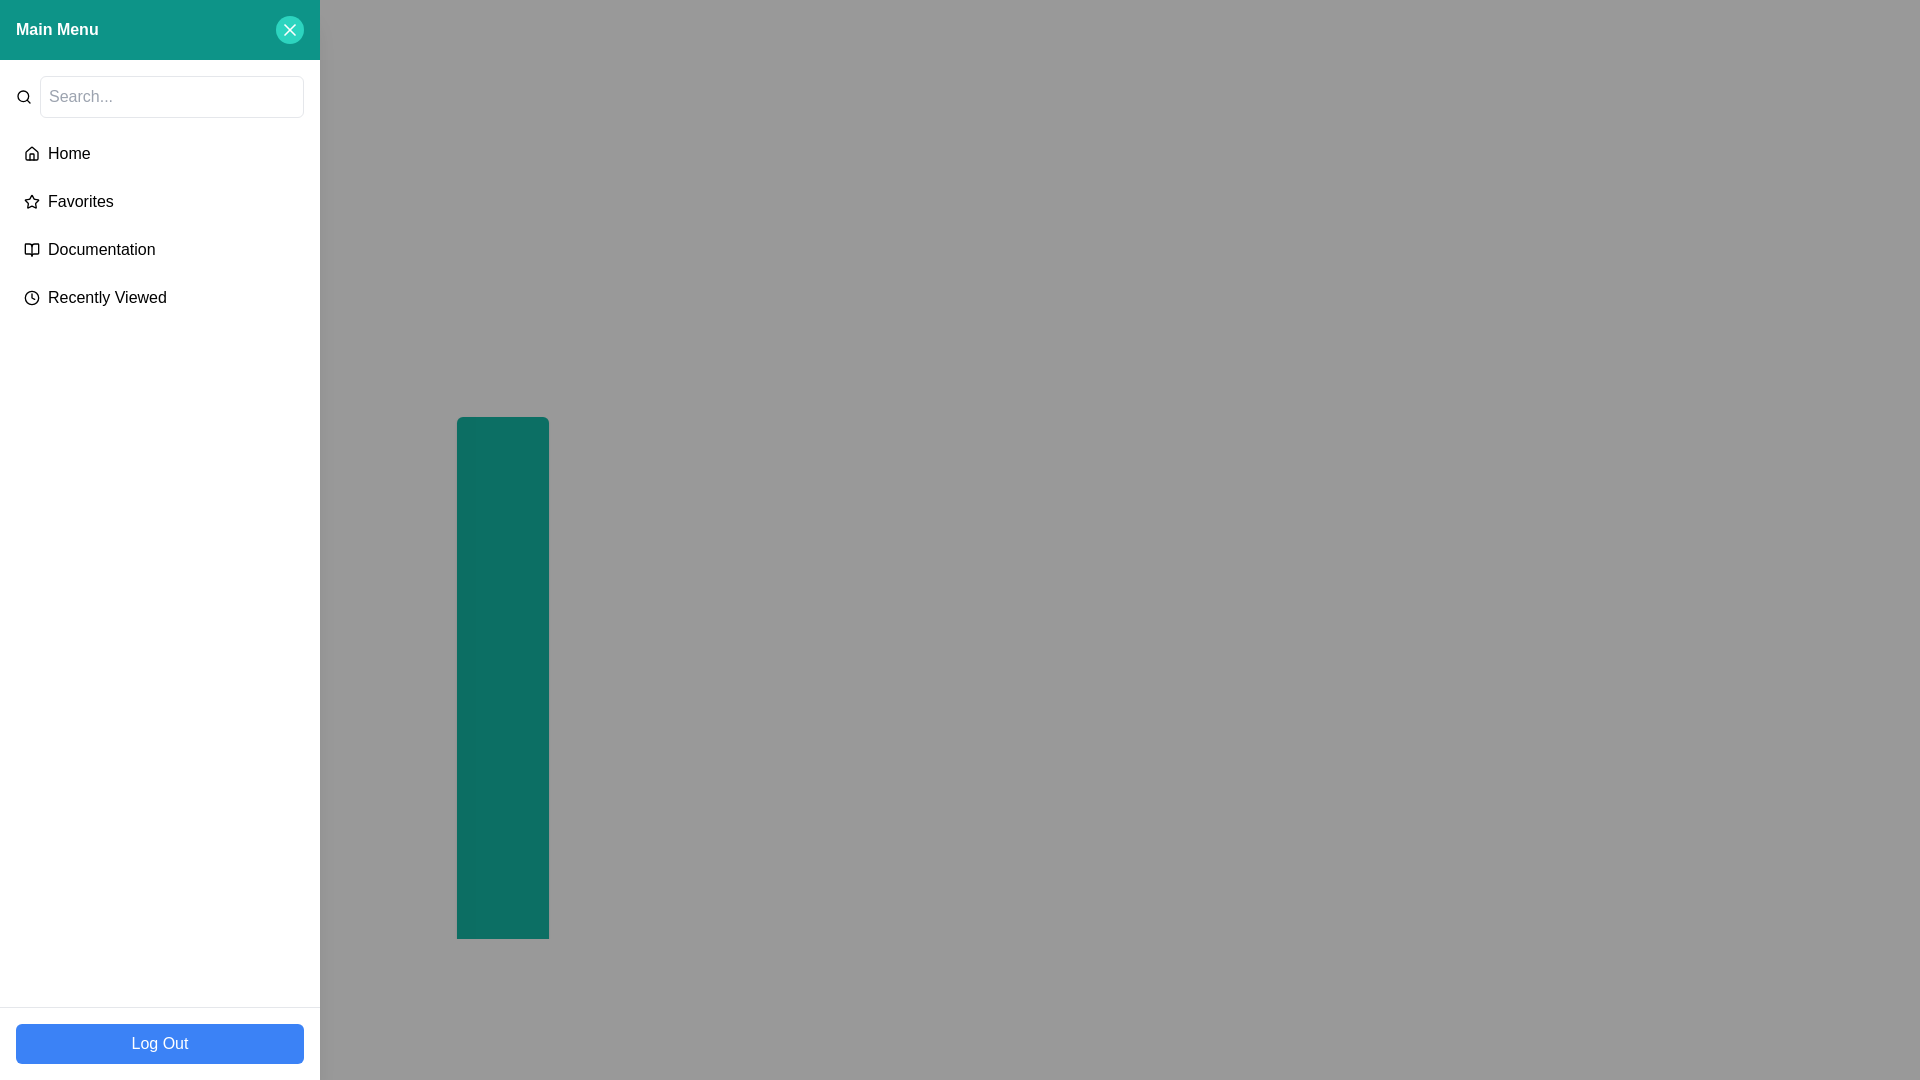 This screenshot has height=1080, width=1920. I want to click on the open book icon located in the menu section next to the 'Documentation' label, so click(32, 249).